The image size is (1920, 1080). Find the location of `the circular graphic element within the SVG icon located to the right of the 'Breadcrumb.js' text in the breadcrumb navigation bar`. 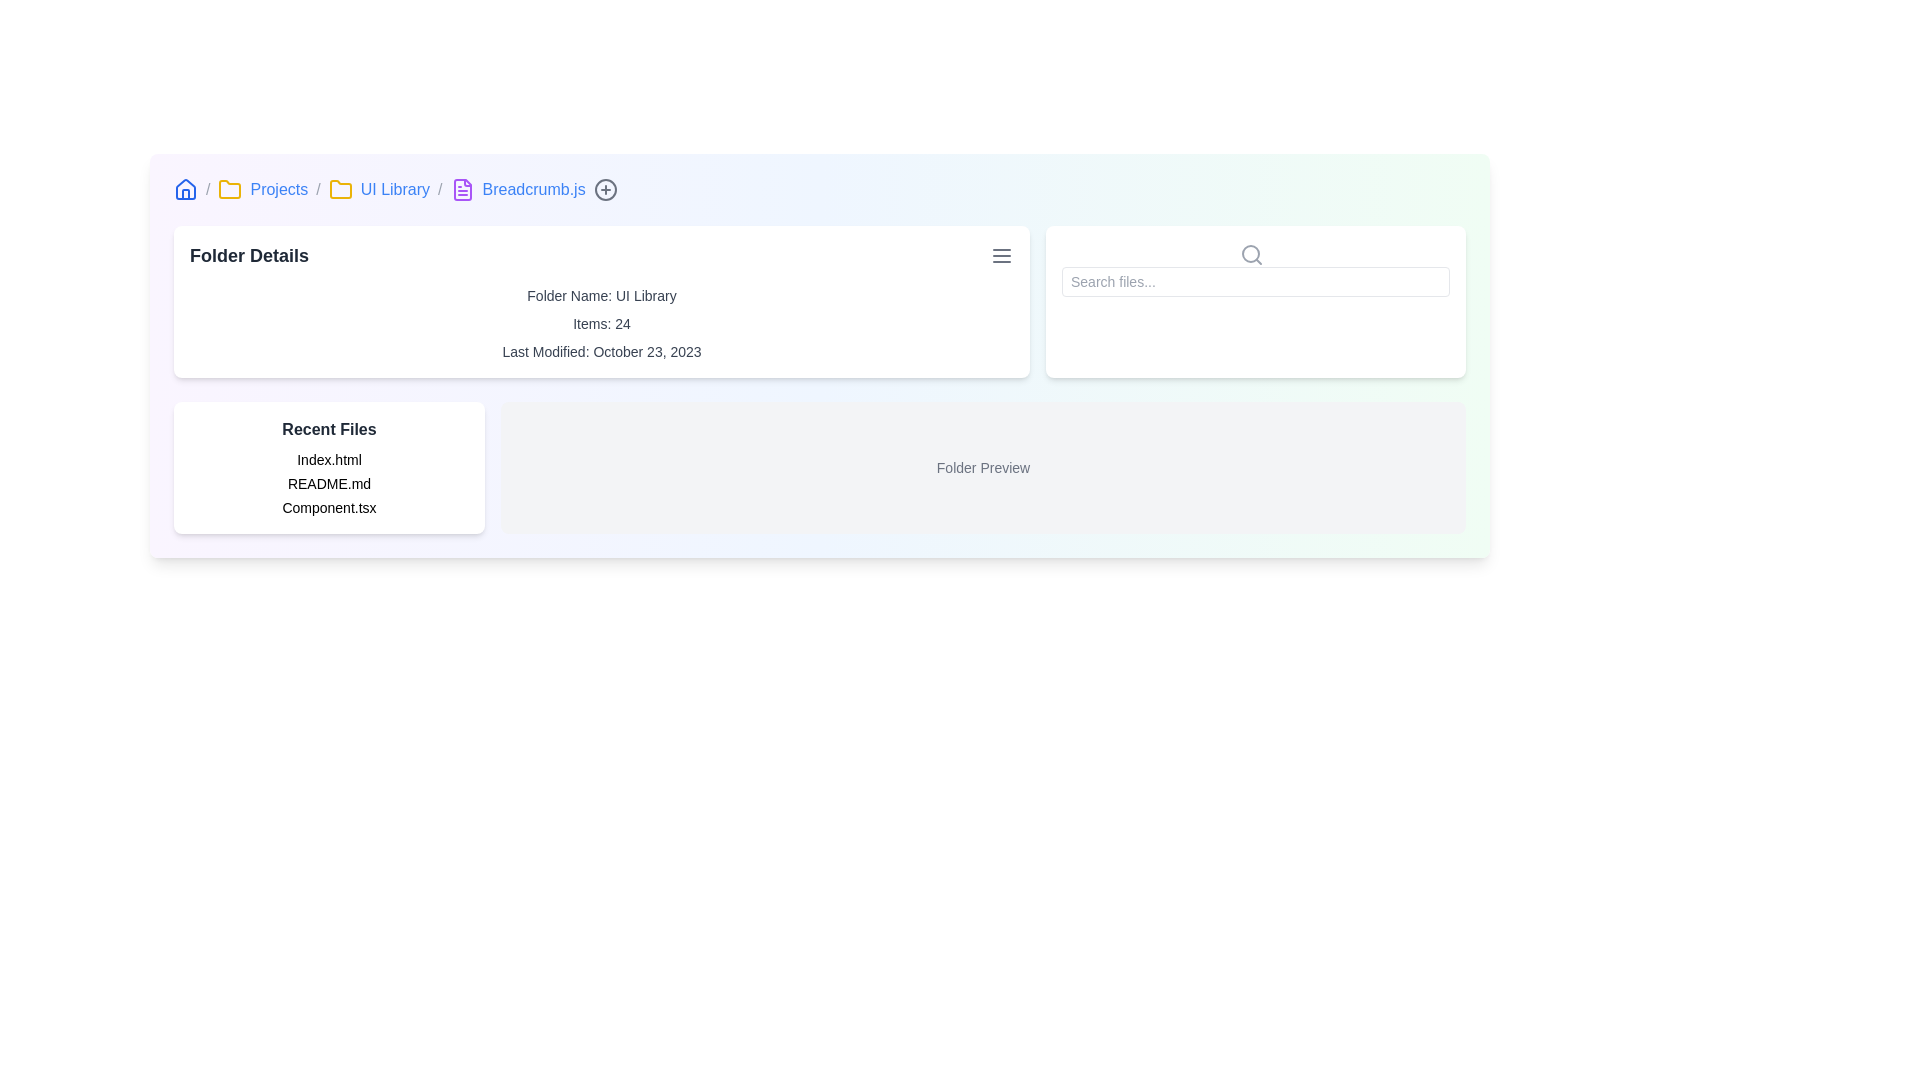

the circular graphic element within the SVG icon located to the right of the 'Breadcrumb.js' text in the breadcrumb navigation bar is located at coordinates (604, 189).